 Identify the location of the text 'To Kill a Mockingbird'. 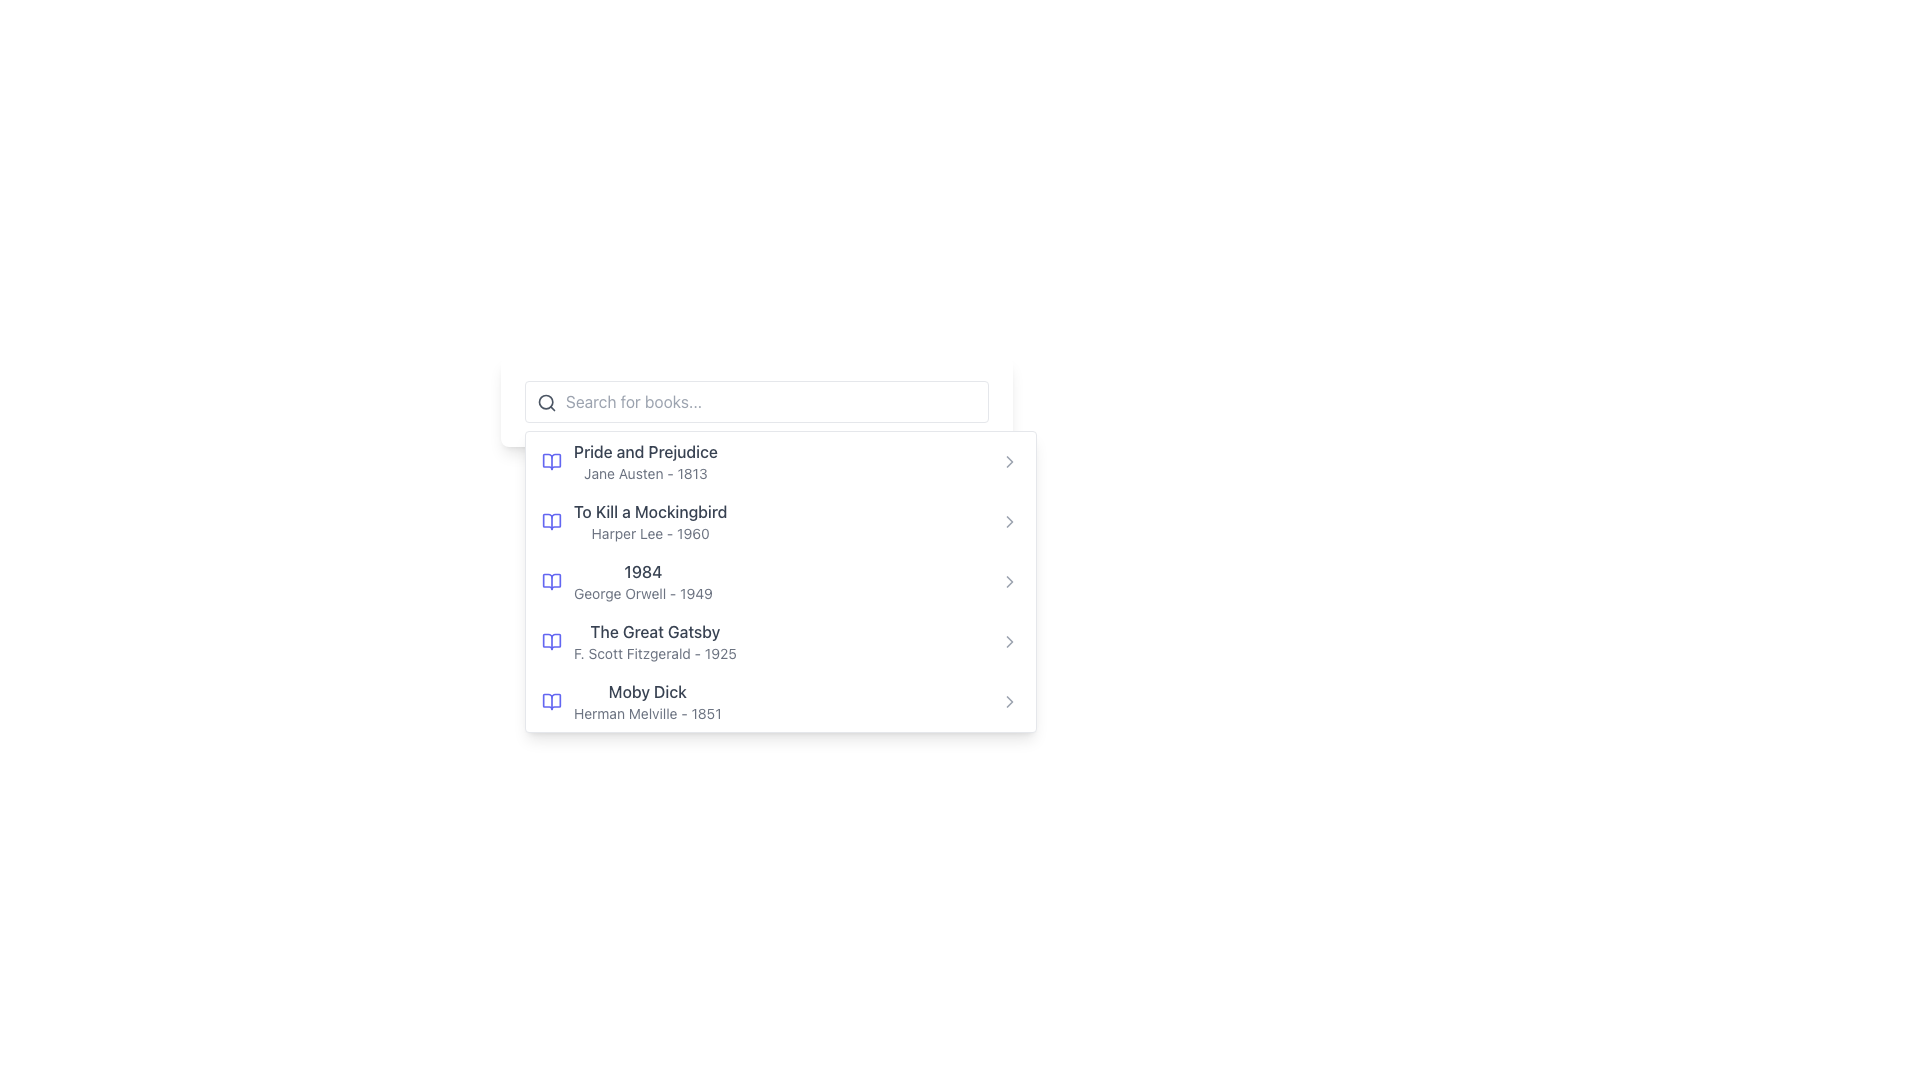
(650, 511).